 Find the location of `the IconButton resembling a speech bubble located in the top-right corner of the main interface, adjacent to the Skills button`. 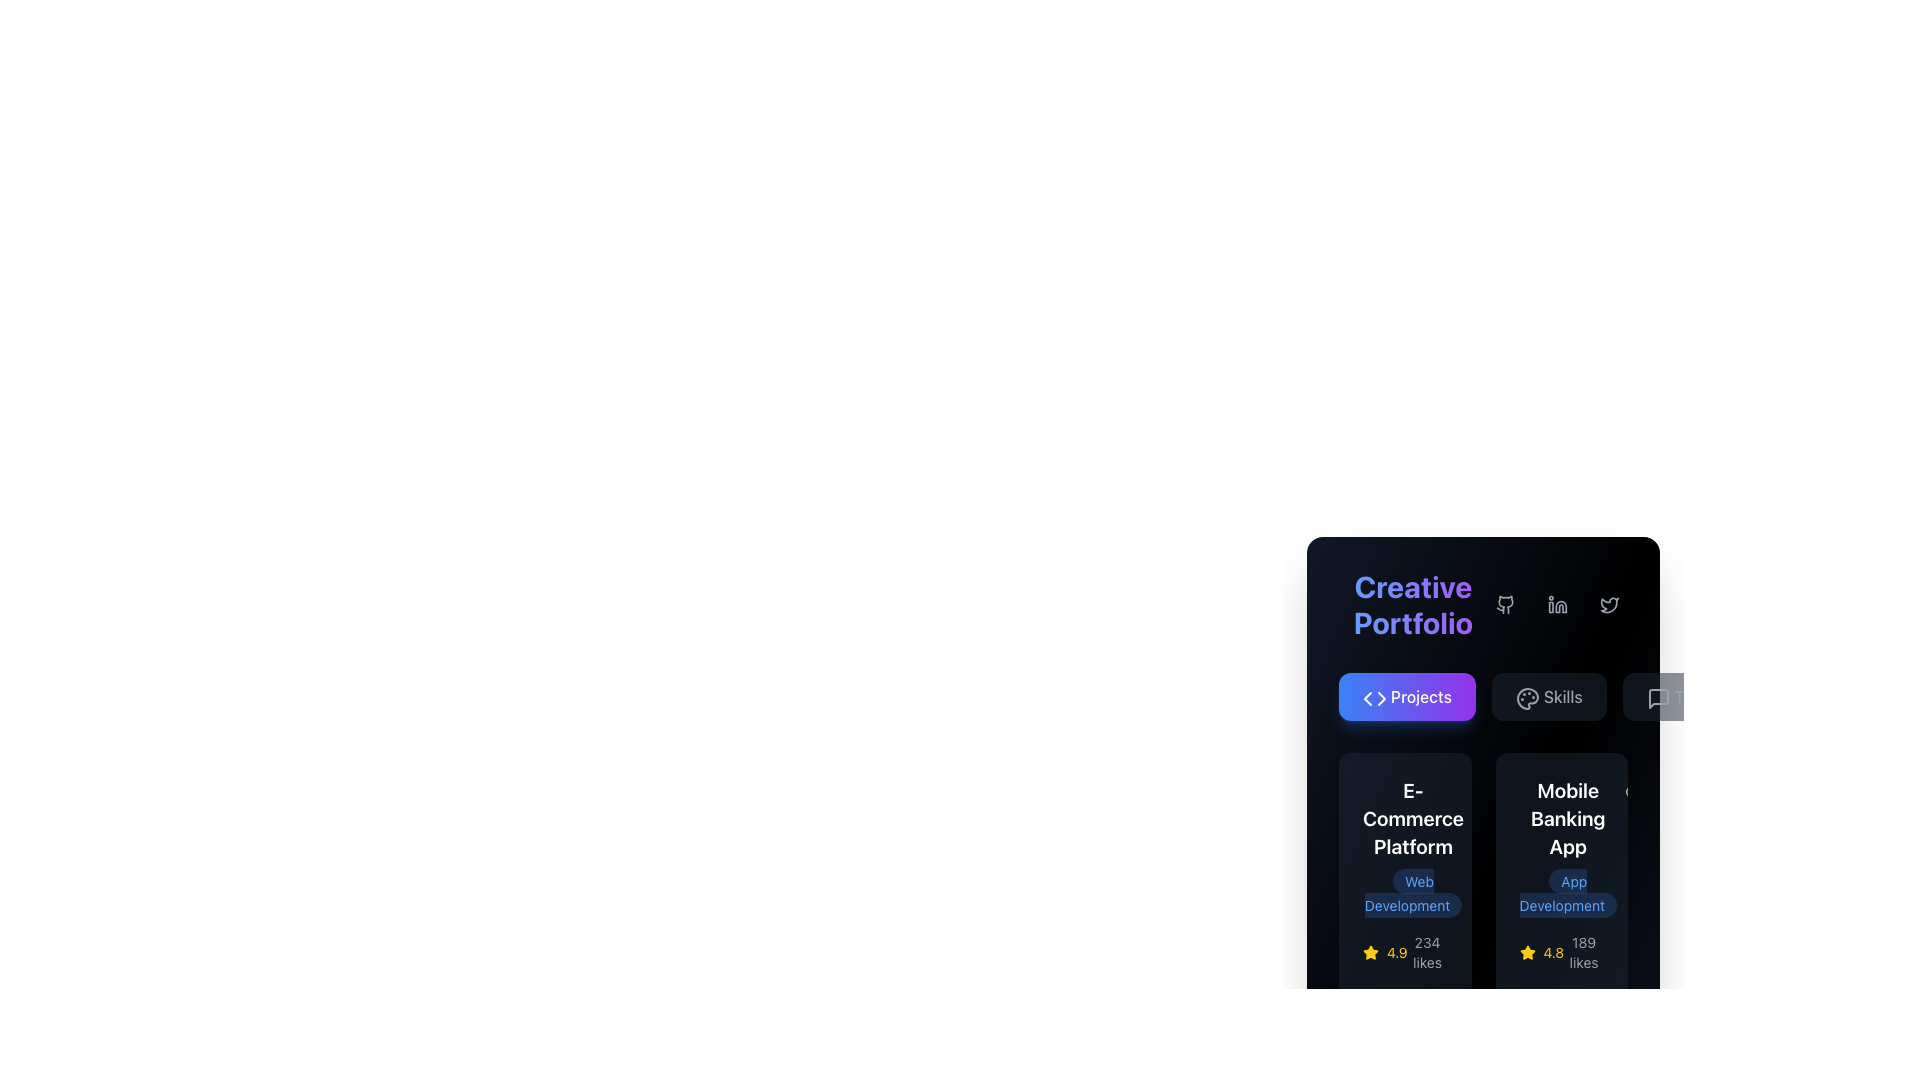

the IconButton resembling a speech bubble located in the top-right corner of the main interface, adjacent to the Skills button is located at coordinates (1658, 697).